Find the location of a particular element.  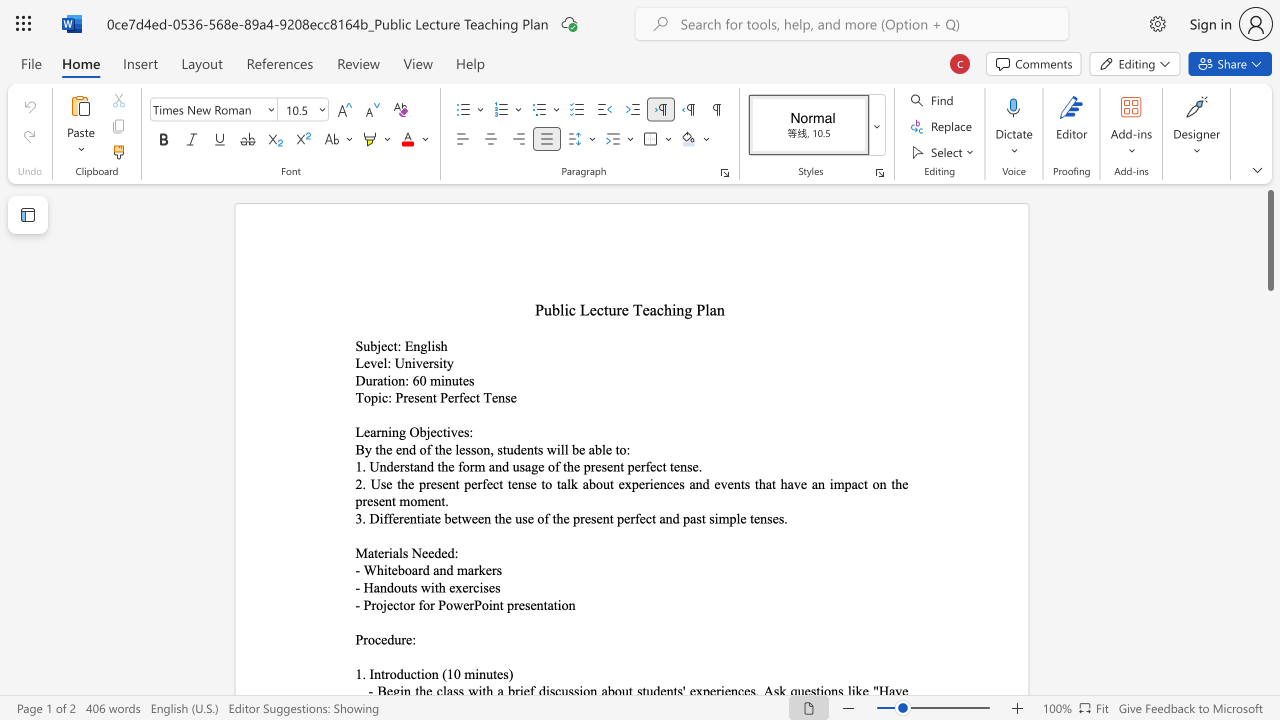

the 3th character "e" in the text is located at coordinates (430, 553).